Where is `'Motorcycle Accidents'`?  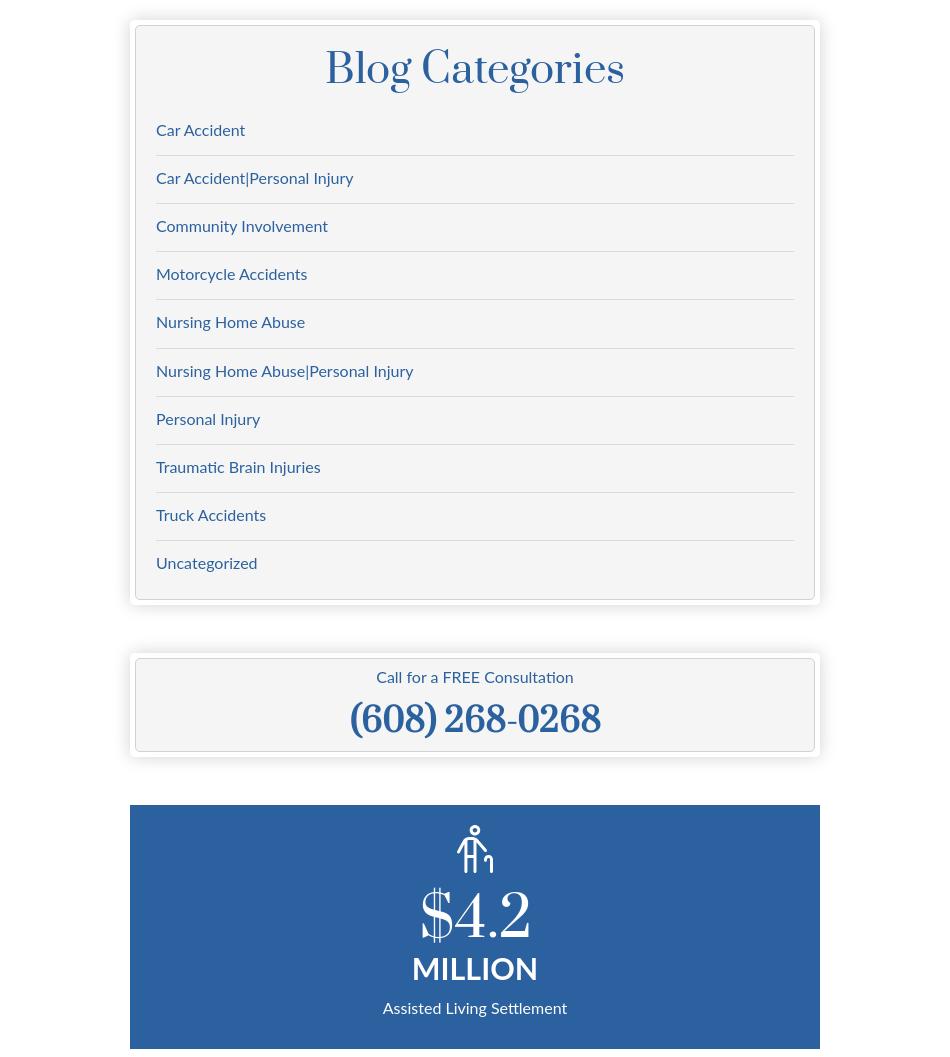 'Motorcycle Accidents' is located at coordinates (231, 274).